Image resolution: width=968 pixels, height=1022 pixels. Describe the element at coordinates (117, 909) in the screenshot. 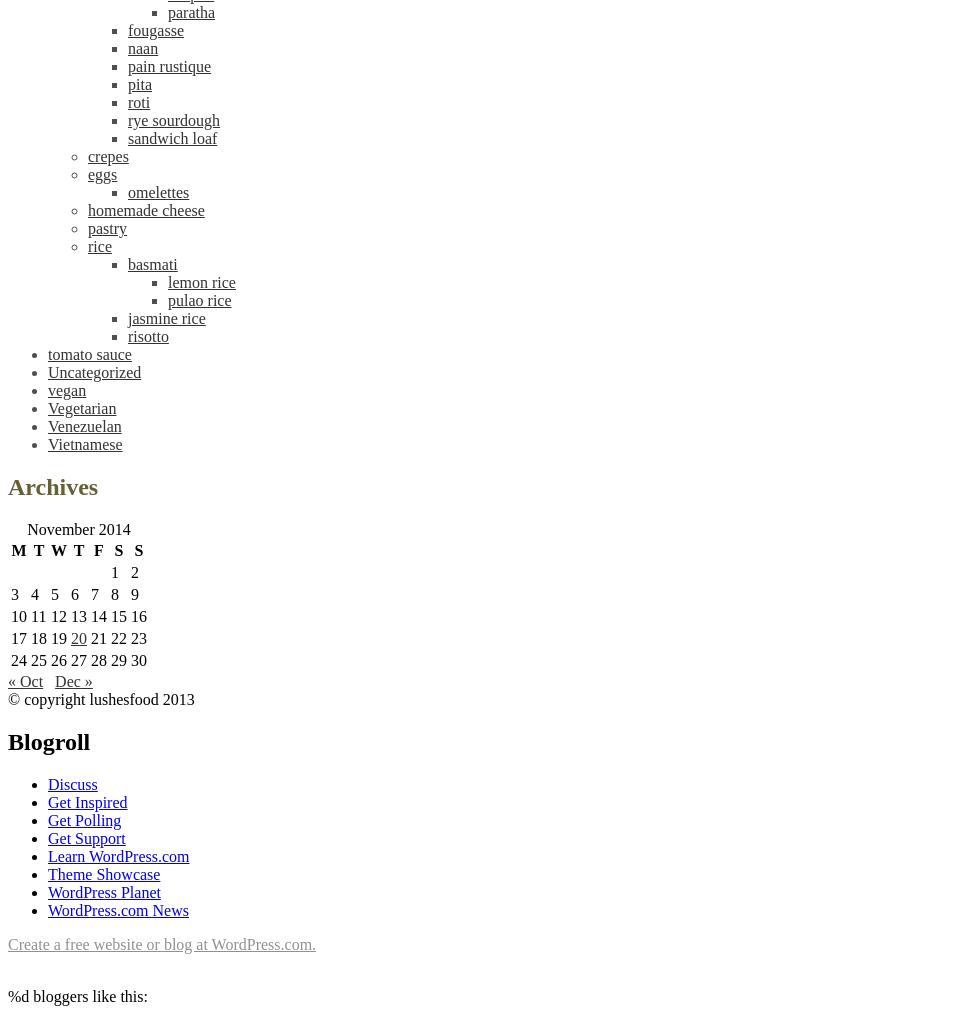

I see `'WordPress.com News'` at that location.